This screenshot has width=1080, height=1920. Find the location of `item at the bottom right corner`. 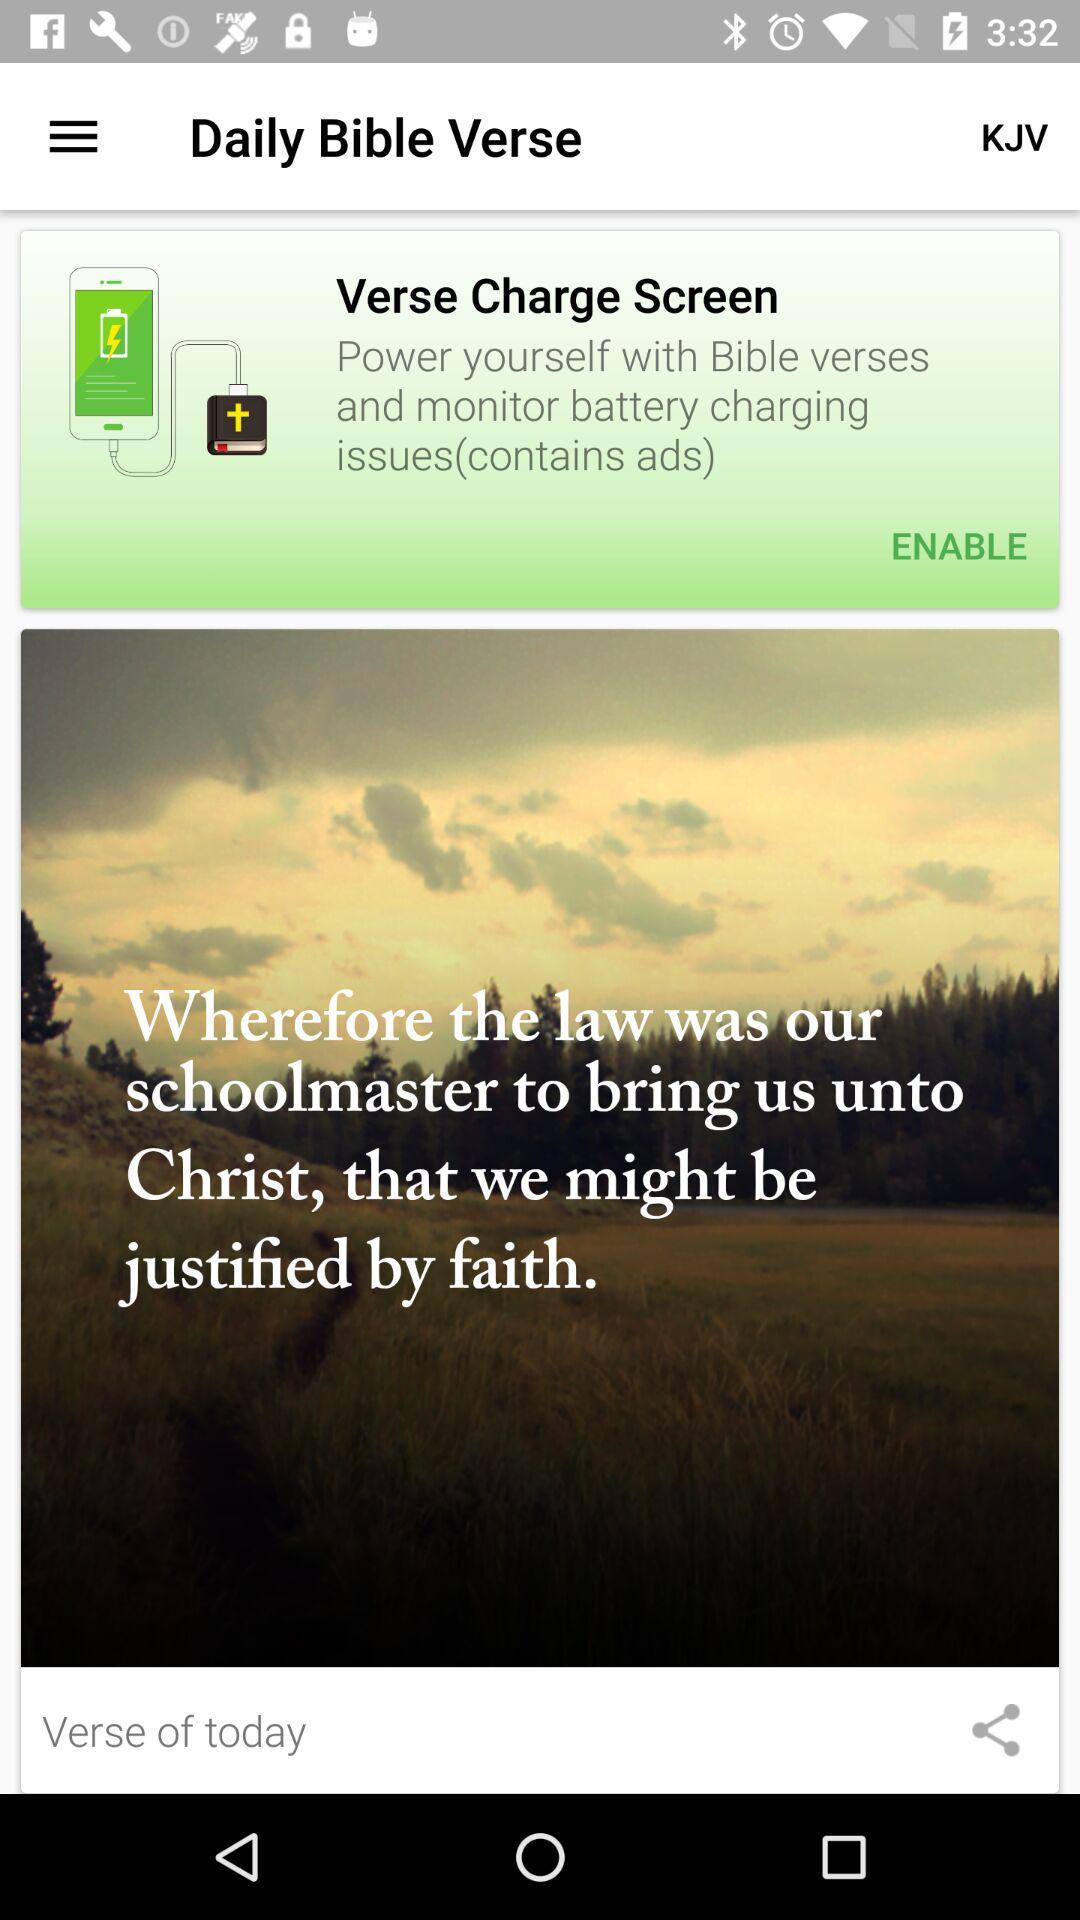

item at the bottom right corner is located at coordinates (995, 1729).